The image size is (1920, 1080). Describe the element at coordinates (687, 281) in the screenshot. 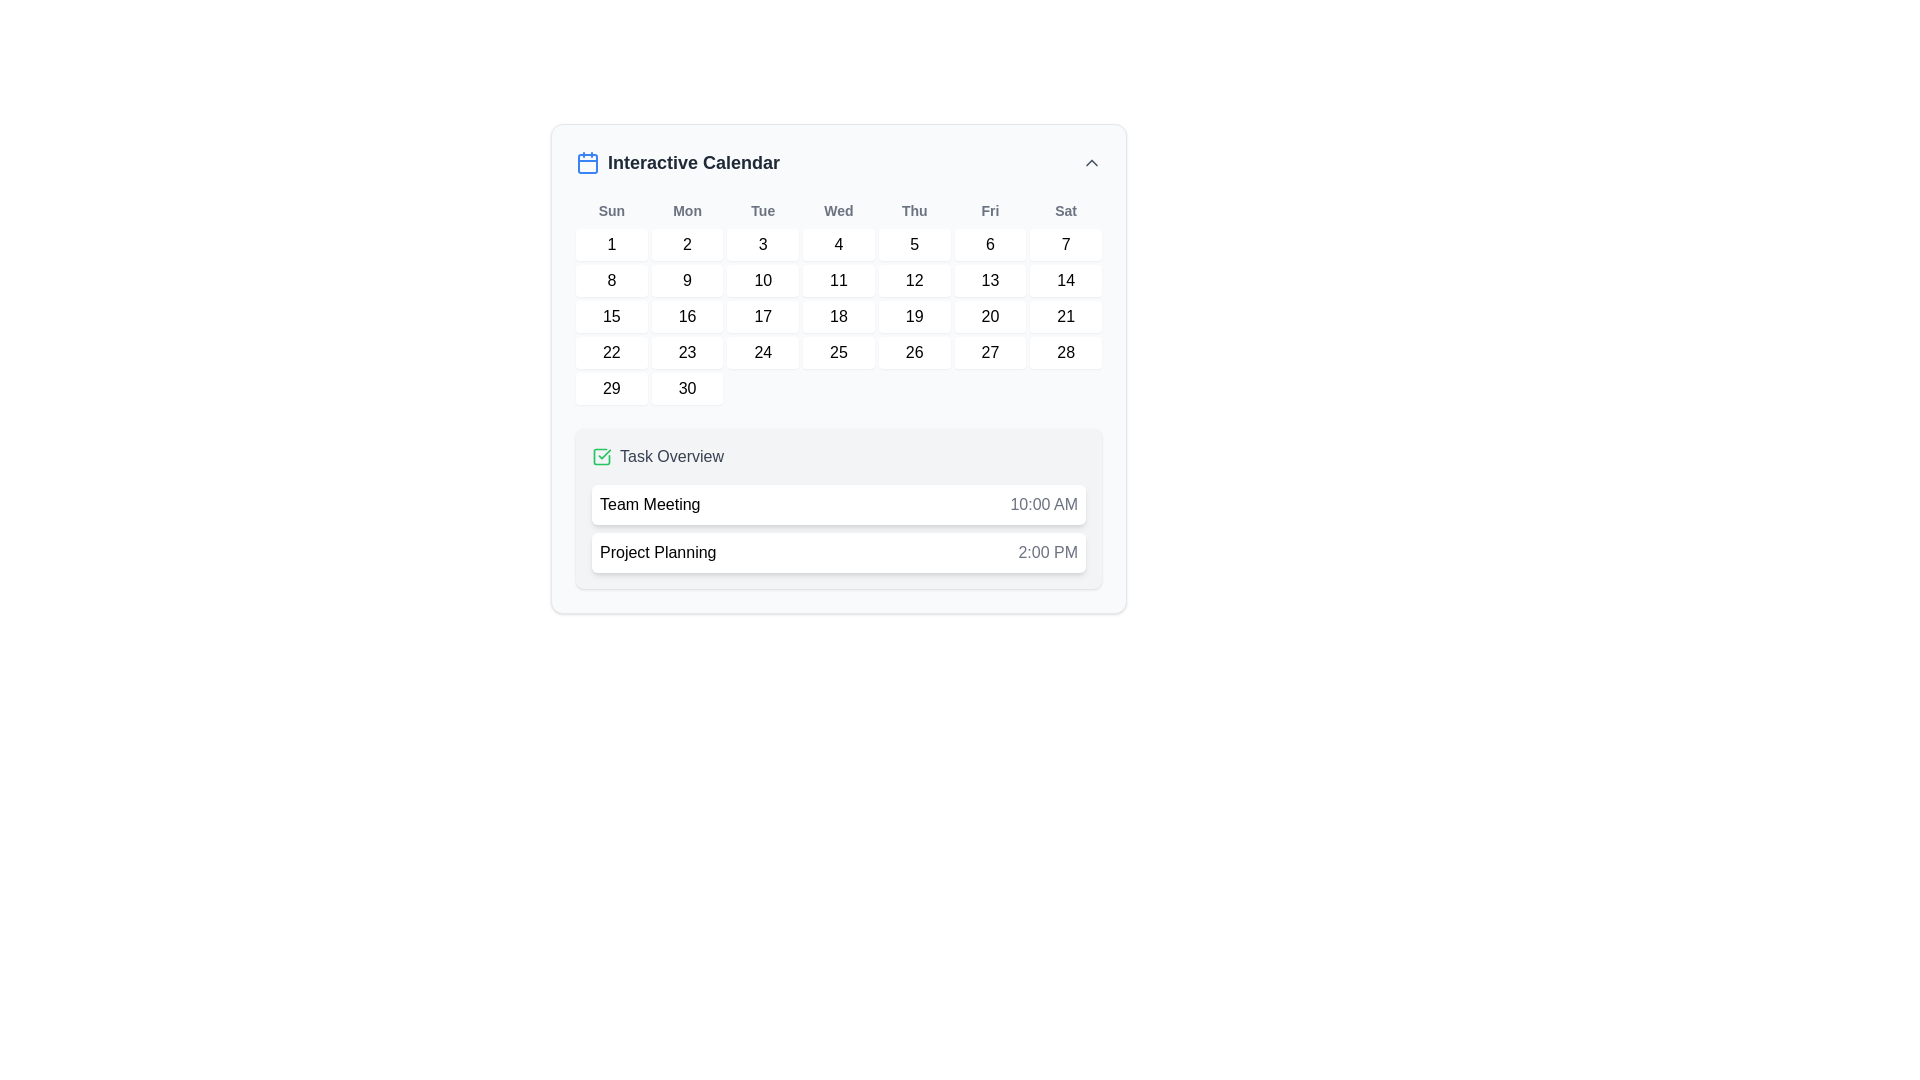

I see `the calendar day button displaying the number '9'` at that location.